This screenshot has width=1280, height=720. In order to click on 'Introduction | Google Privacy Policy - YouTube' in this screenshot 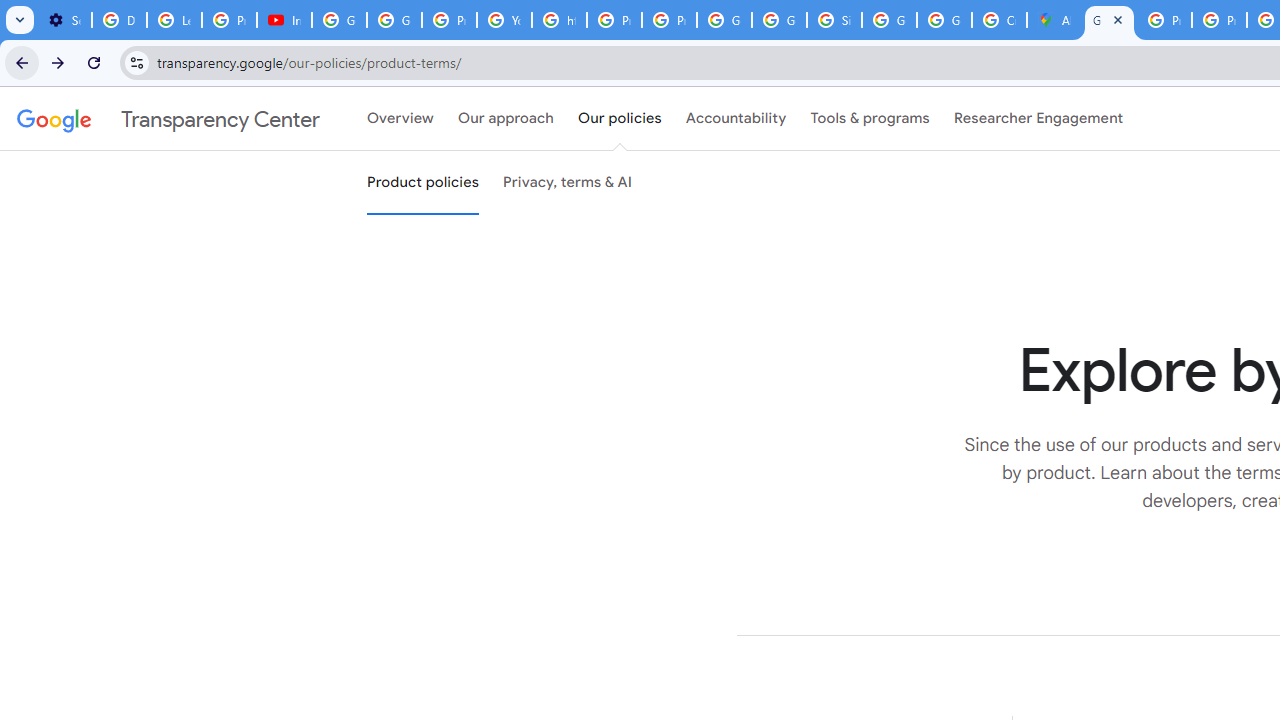, I will do `click(283, 20)`.